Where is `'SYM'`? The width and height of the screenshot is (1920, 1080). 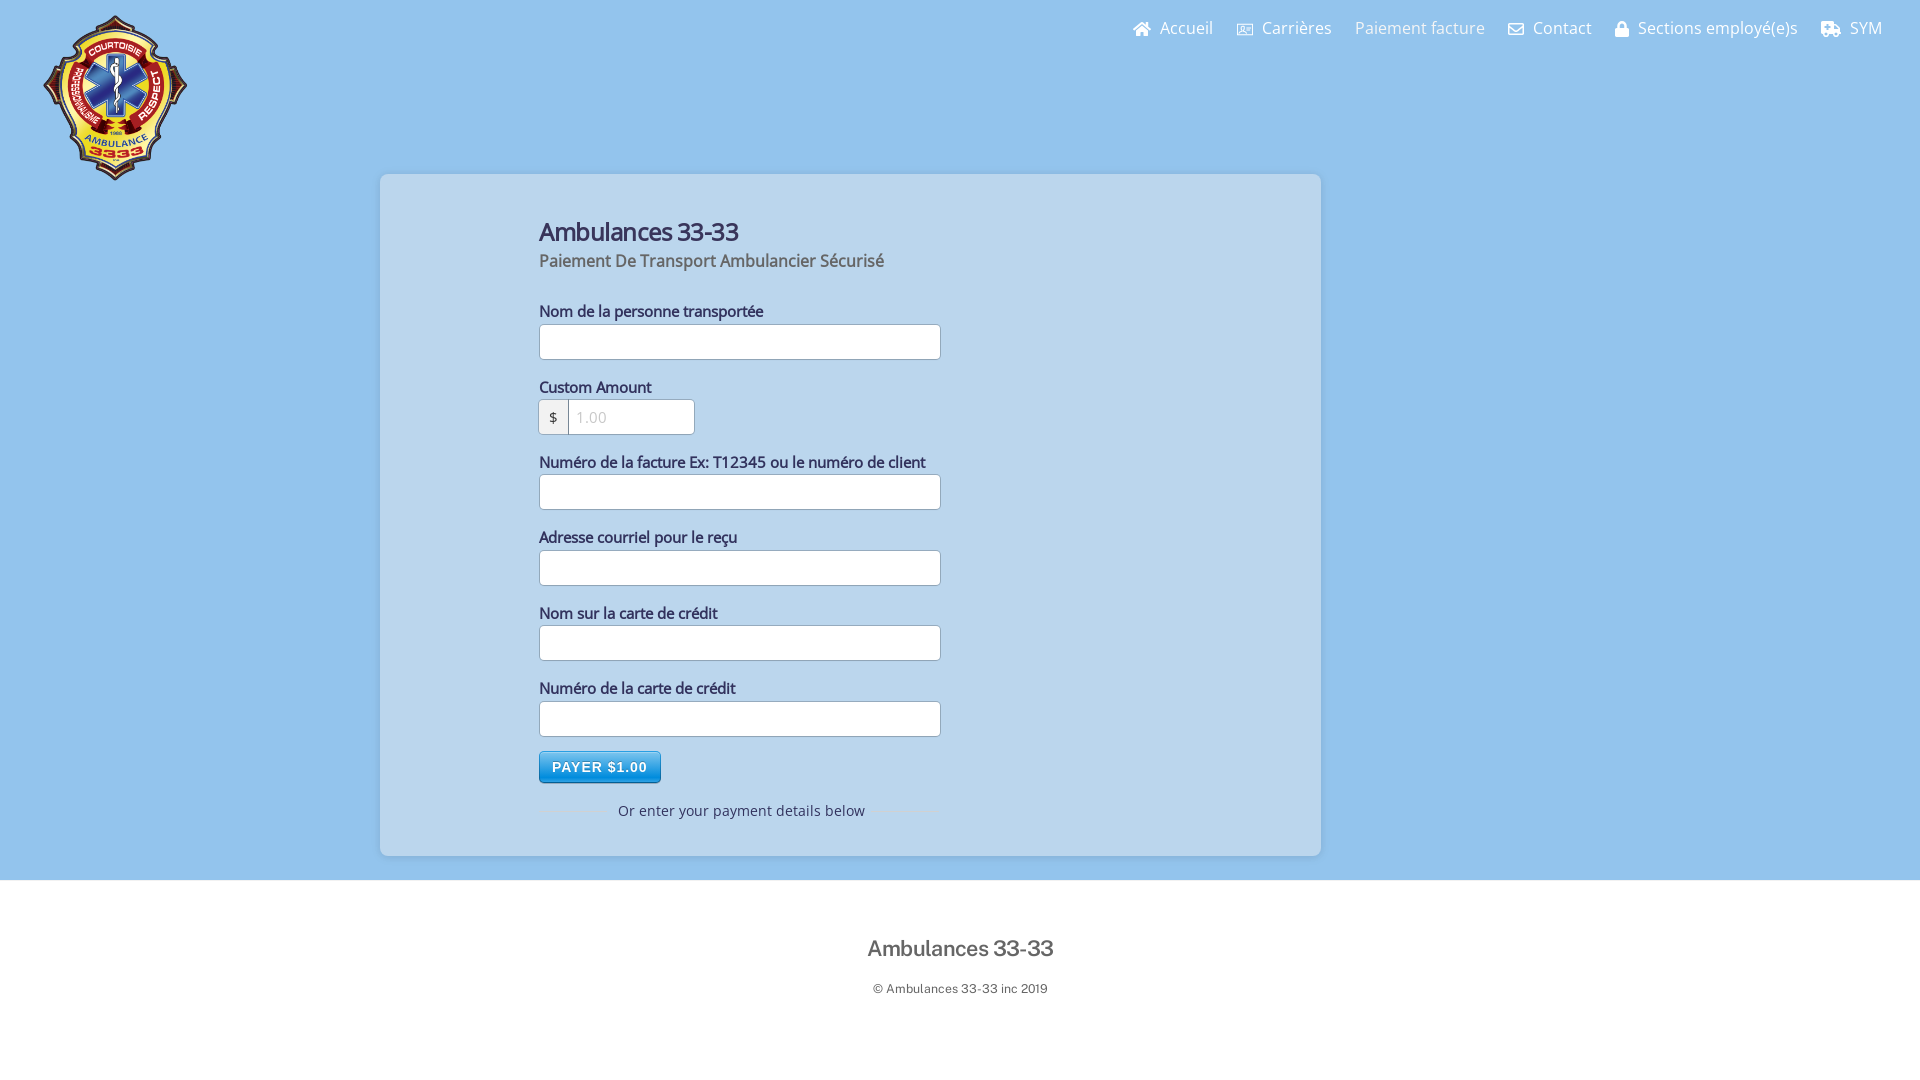 'SYM' is located at coordinates (1851, 27).